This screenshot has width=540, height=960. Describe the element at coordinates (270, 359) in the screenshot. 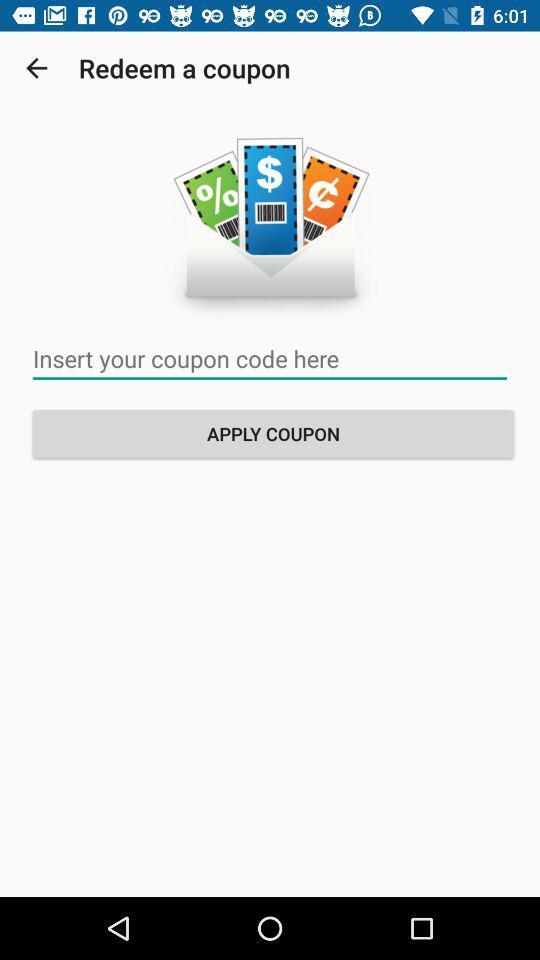

I see `the item above apply coupon item` at that location.